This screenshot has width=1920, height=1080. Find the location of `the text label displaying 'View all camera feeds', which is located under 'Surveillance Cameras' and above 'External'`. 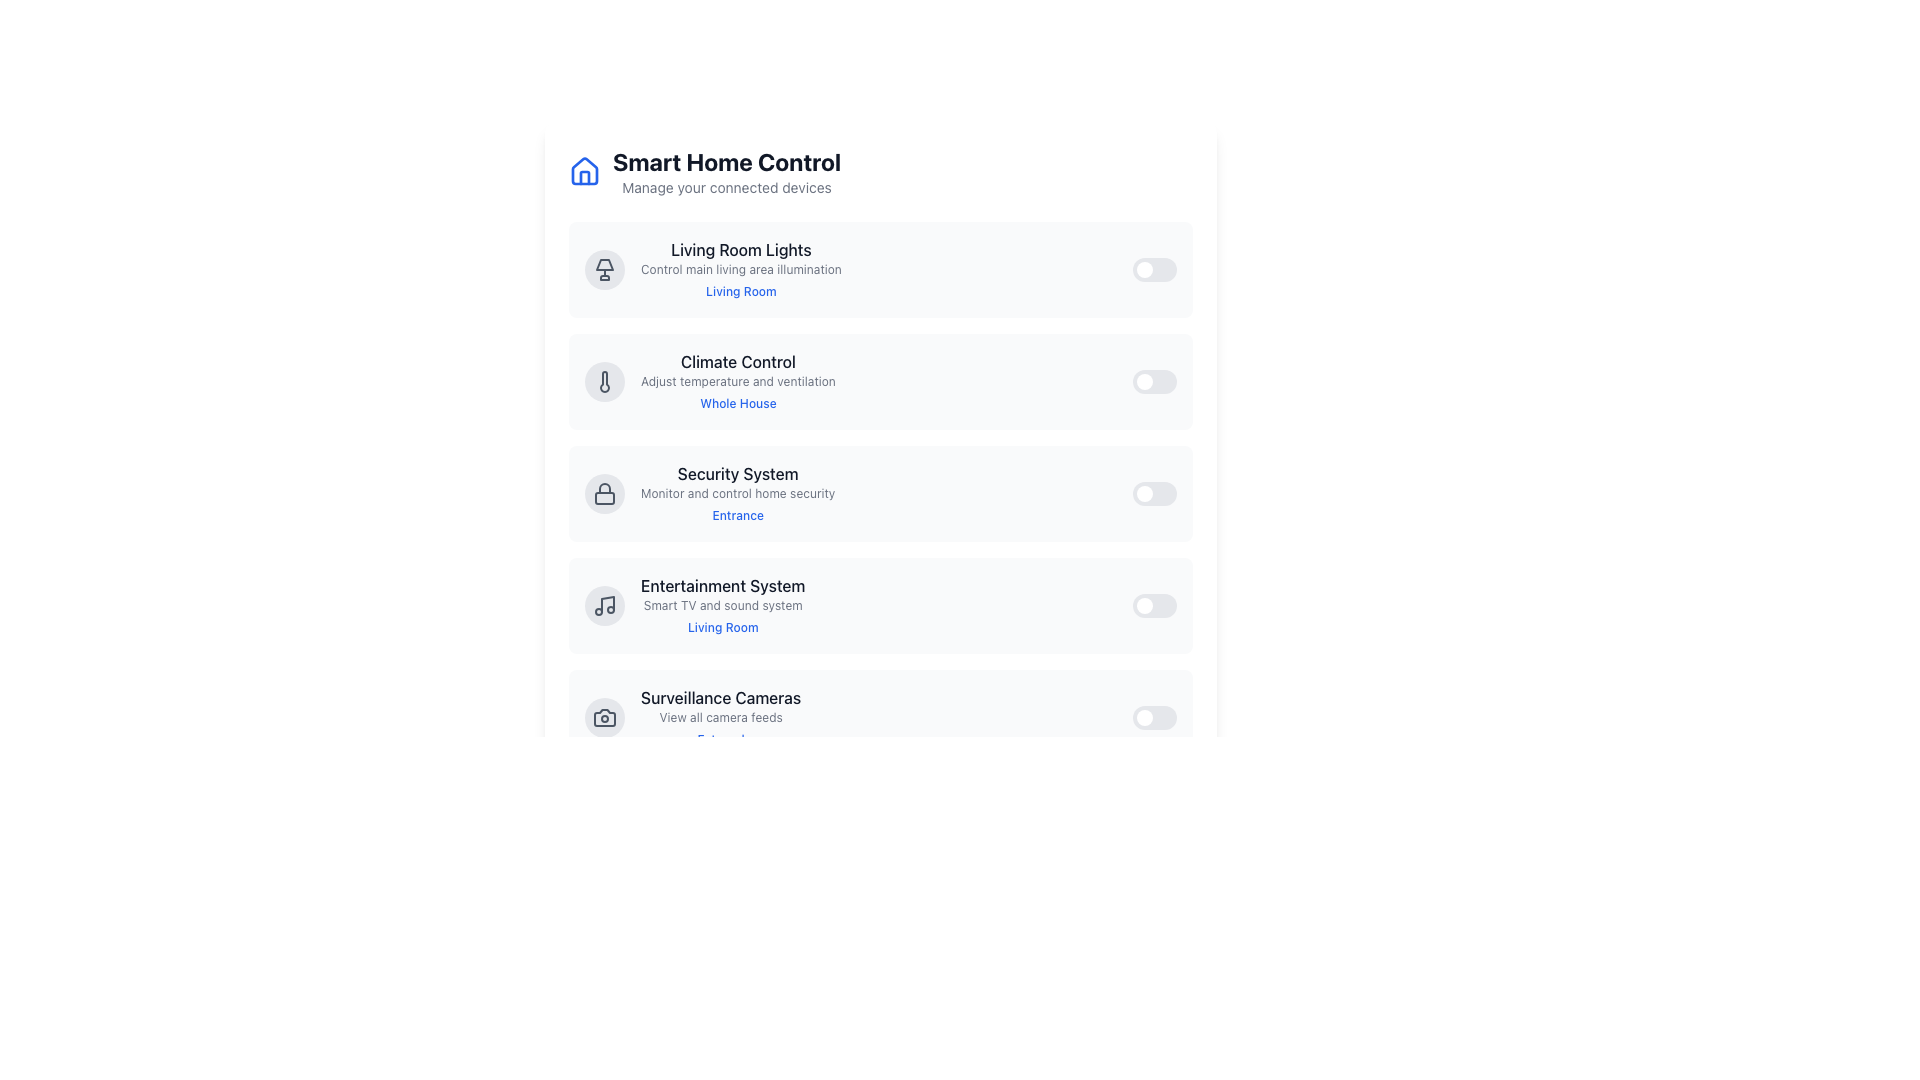

the text label displaying 'View all camera feeds', which is located under 'Surveillance Cameras' and above 'External' is located at coordinates (720, 716).